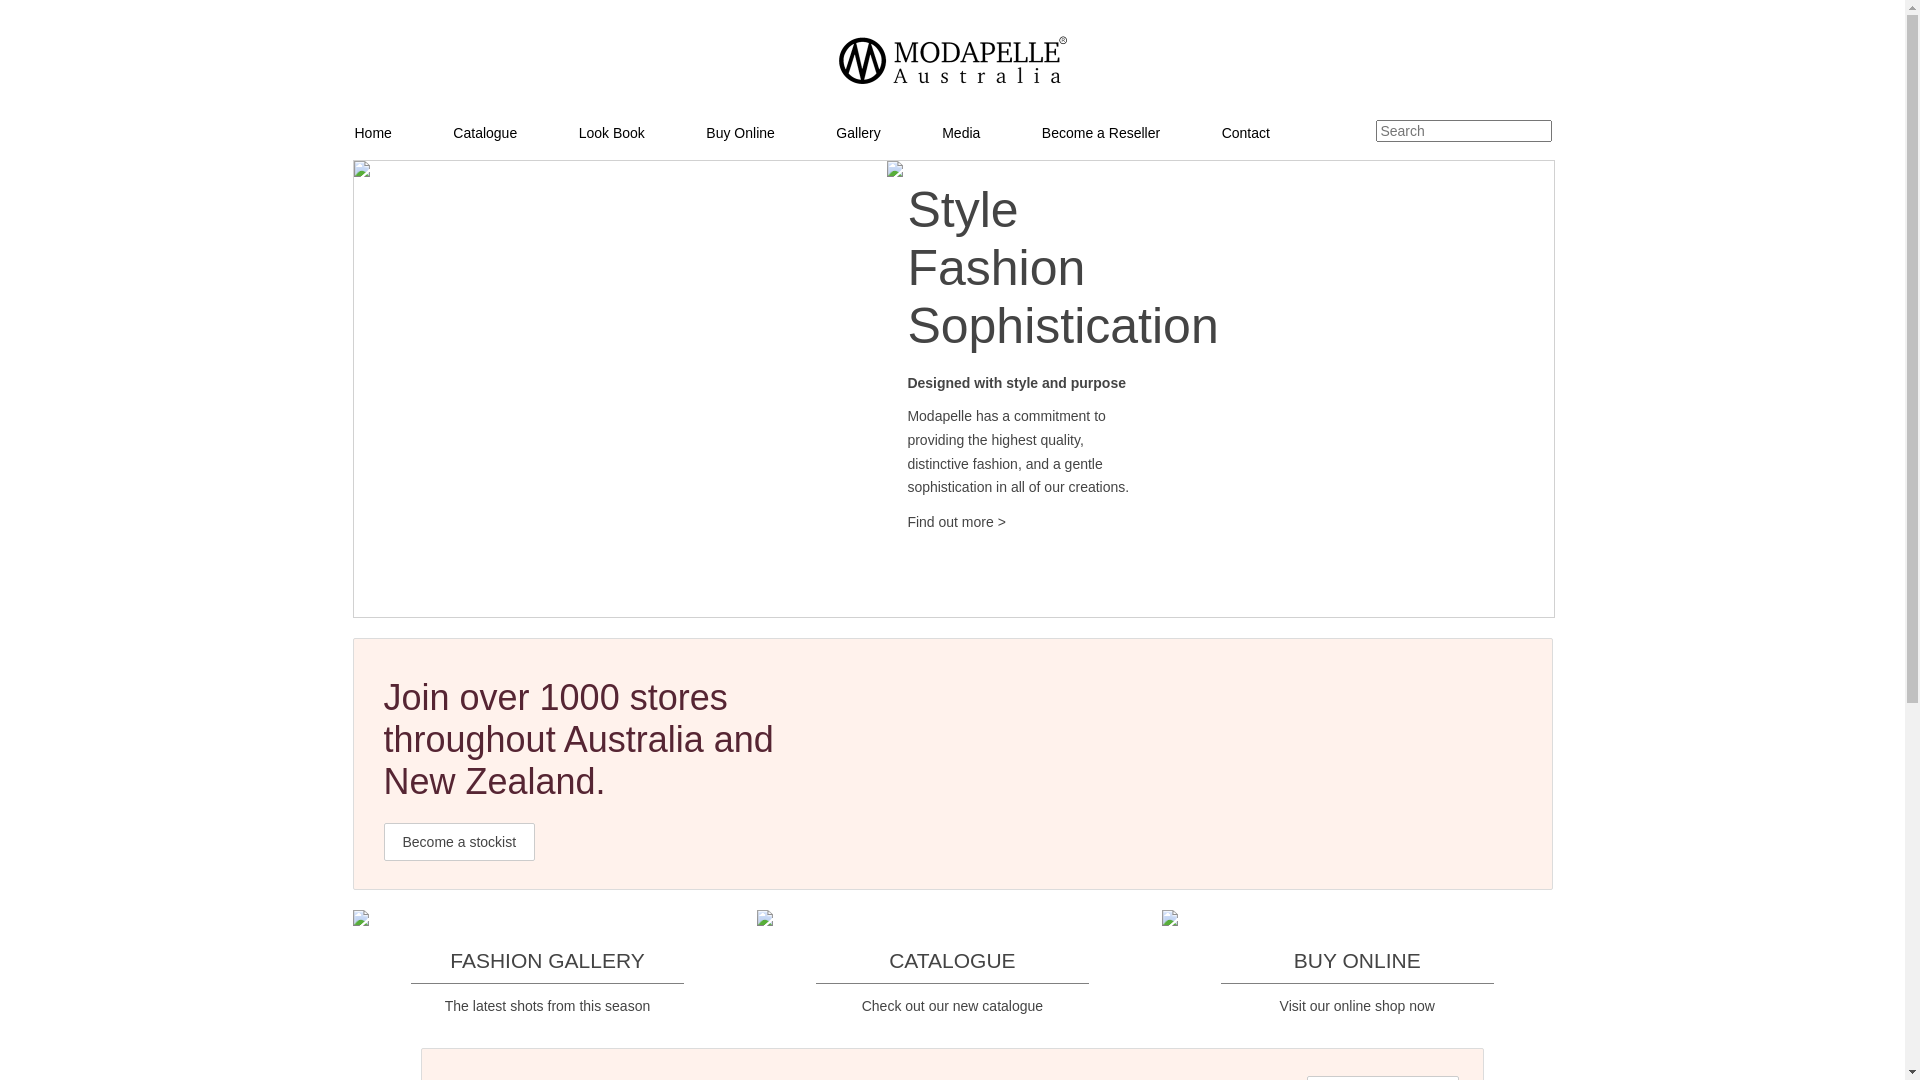  Describe the element at coordinates (1161, 960) in the screenshot. I see `'BUY ONLINE` at that location.